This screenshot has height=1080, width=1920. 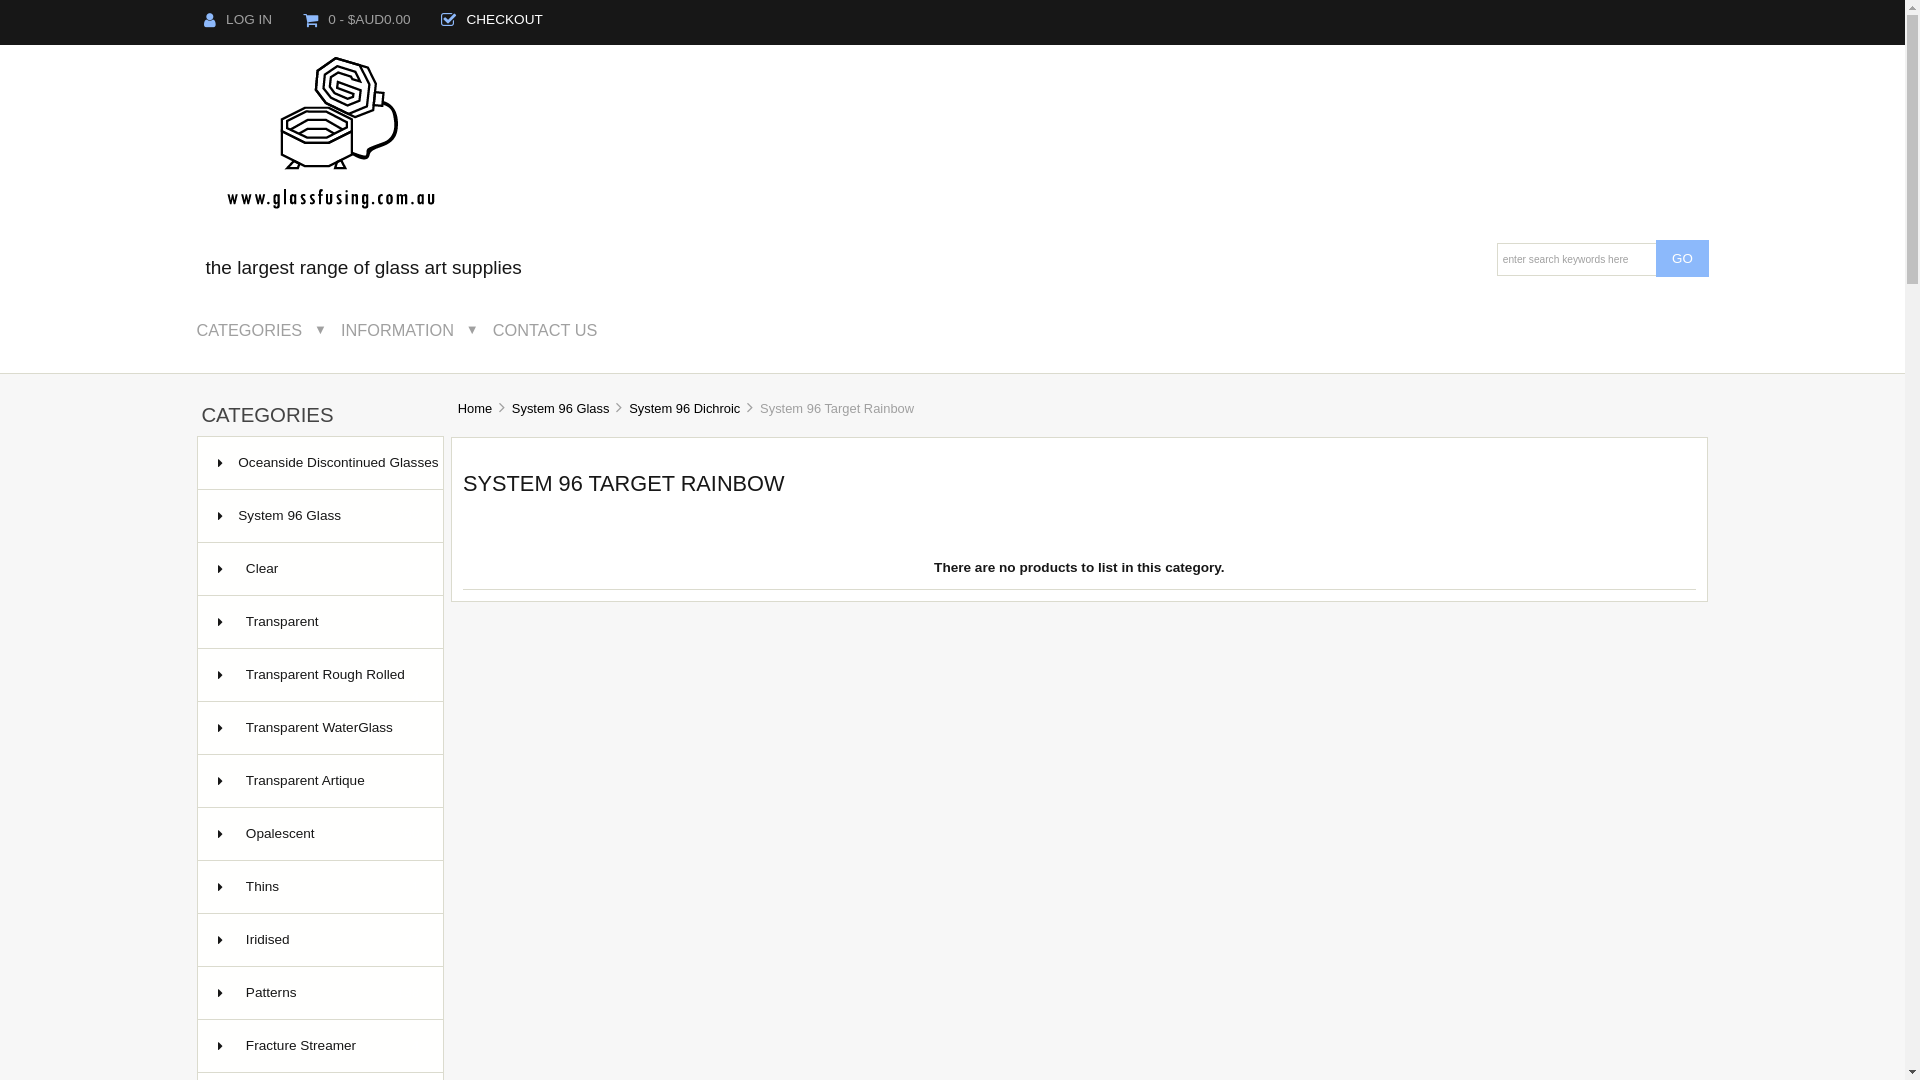 I want to click on 'Shopping Cart', so click(x=309, y=19).